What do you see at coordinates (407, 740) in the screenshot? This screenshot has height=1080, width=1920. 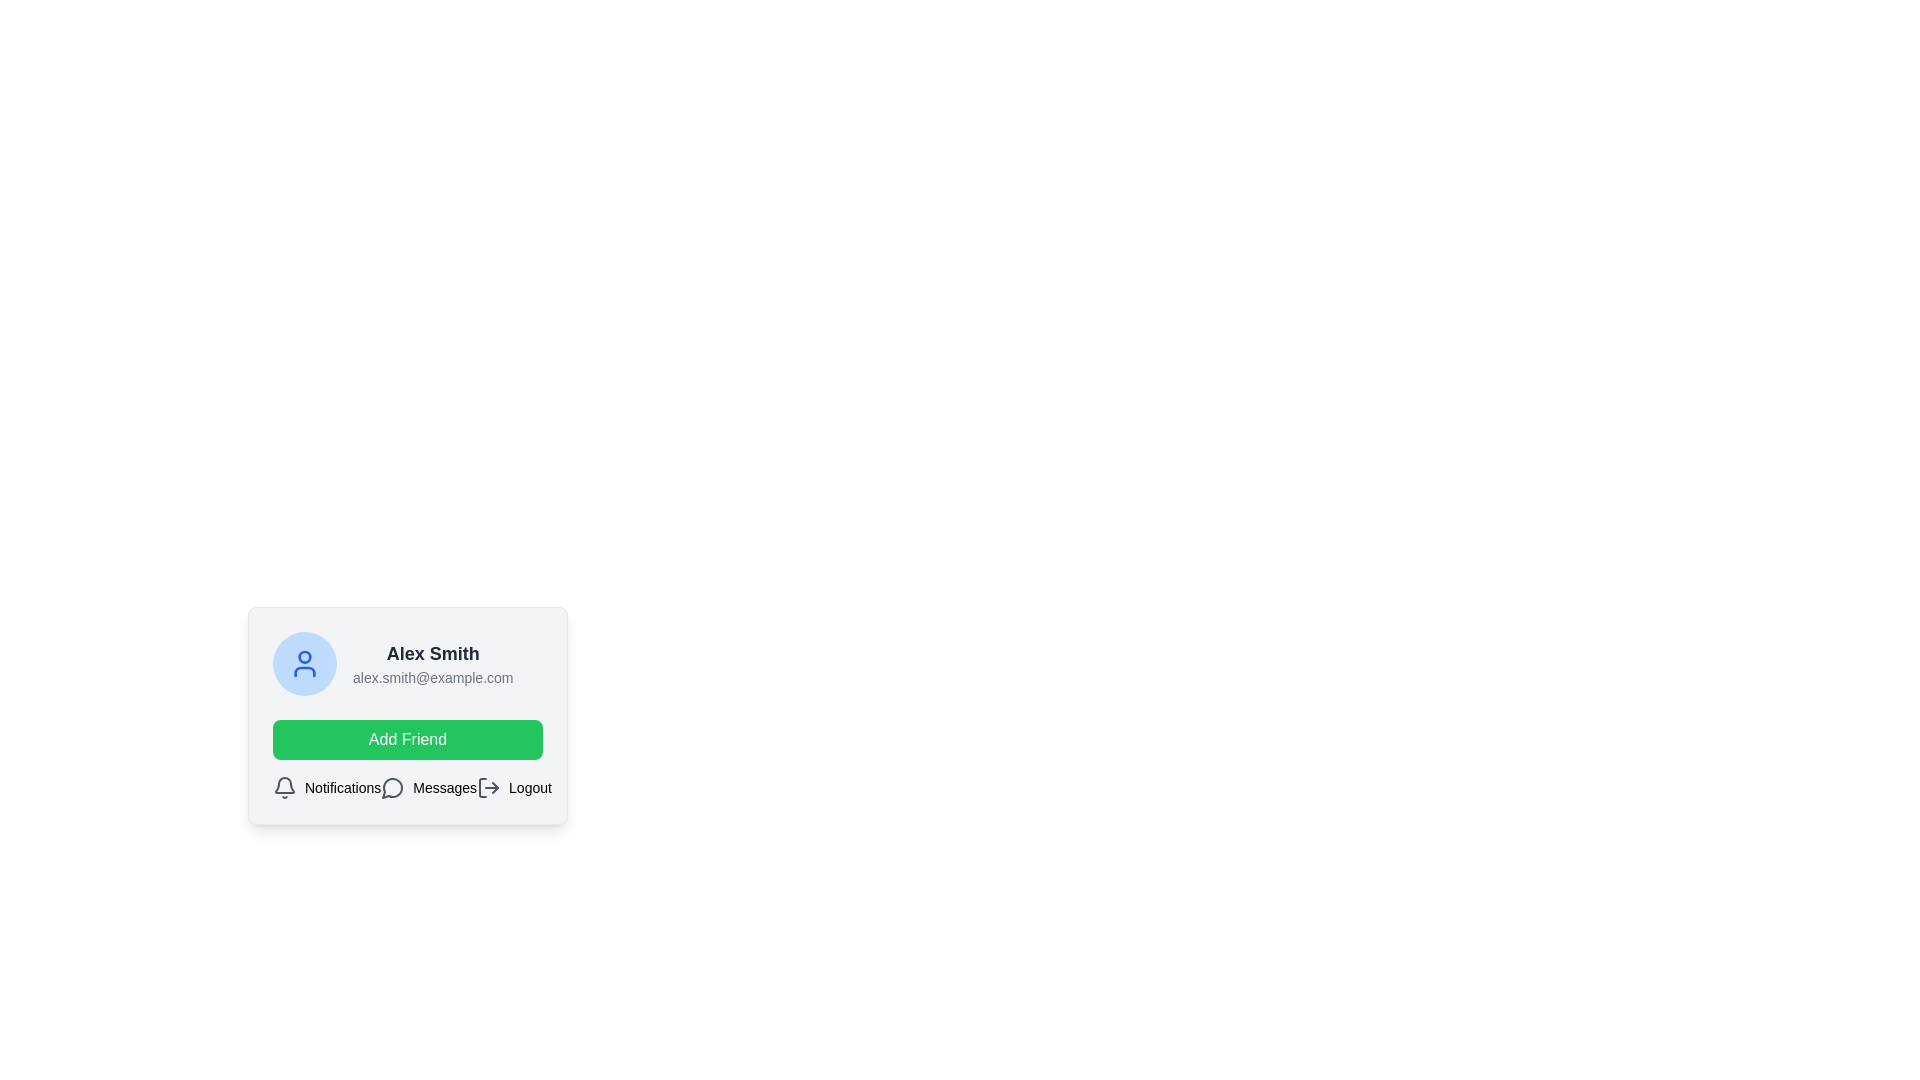 I see `the 'Add Friend' button, which is a rectangular button with rounded corners, vibrant green background, and white text, located within a user profile card component` at bounding box center [407, 740].